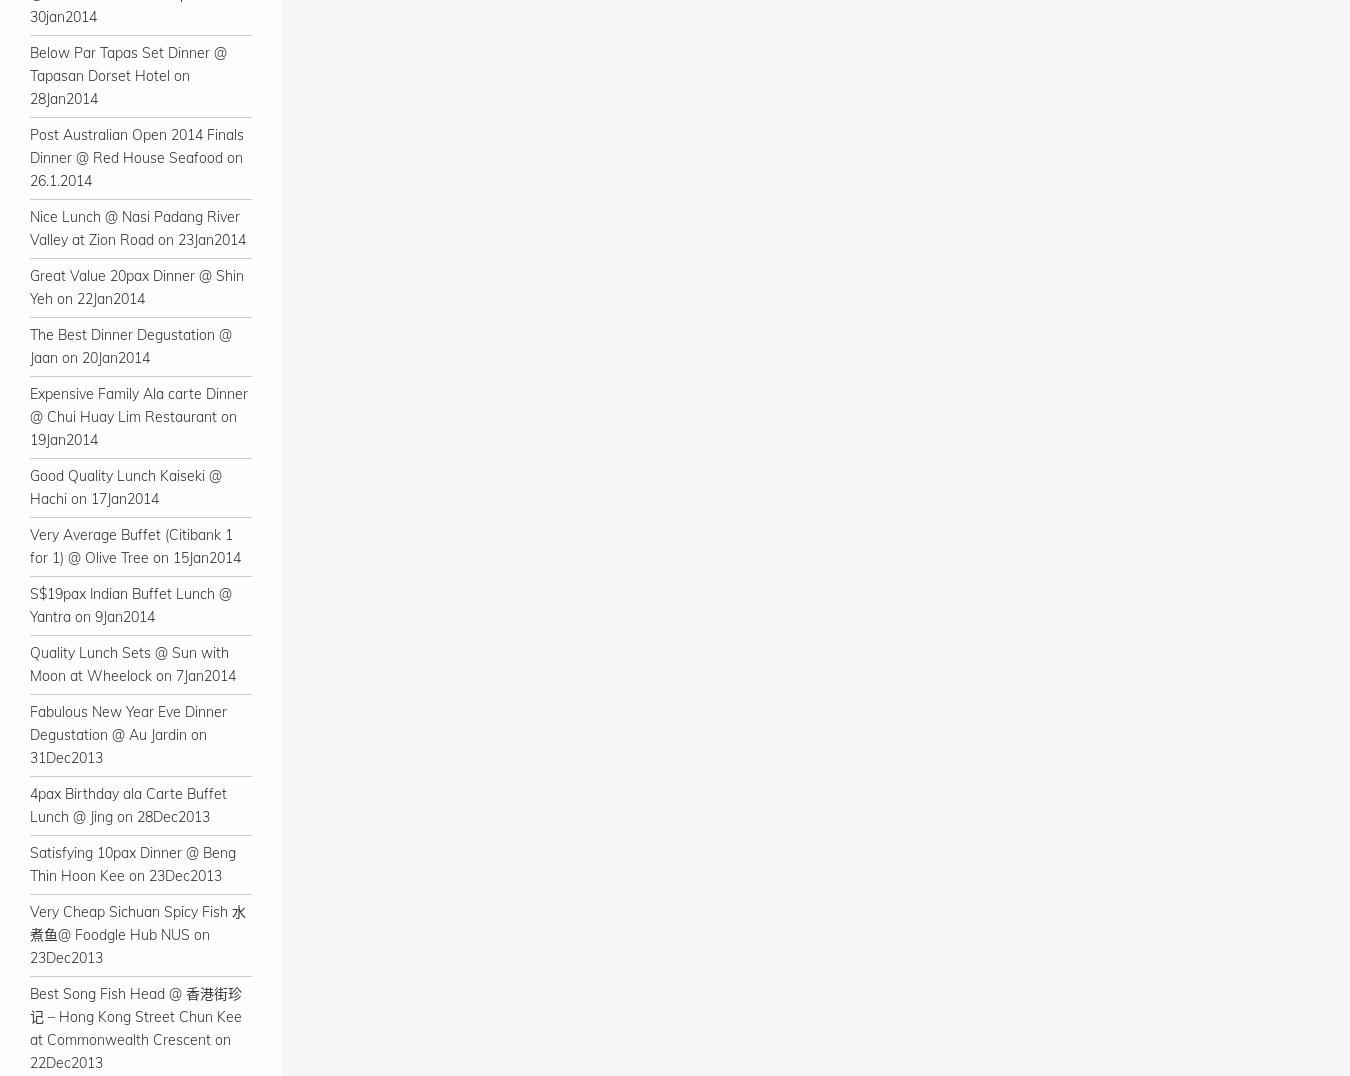 Image resolution: width=1350 pixels, height=1076 pixels. What do you see at coordinates (135, 1027) in the screenshot?
I see `'Best Song Fish Head @ 香港街珍记 – Hong Kong Street Chun Kee at Commonwealth Crescent on 22Dec2013'` at bounding box center [135, 1027].